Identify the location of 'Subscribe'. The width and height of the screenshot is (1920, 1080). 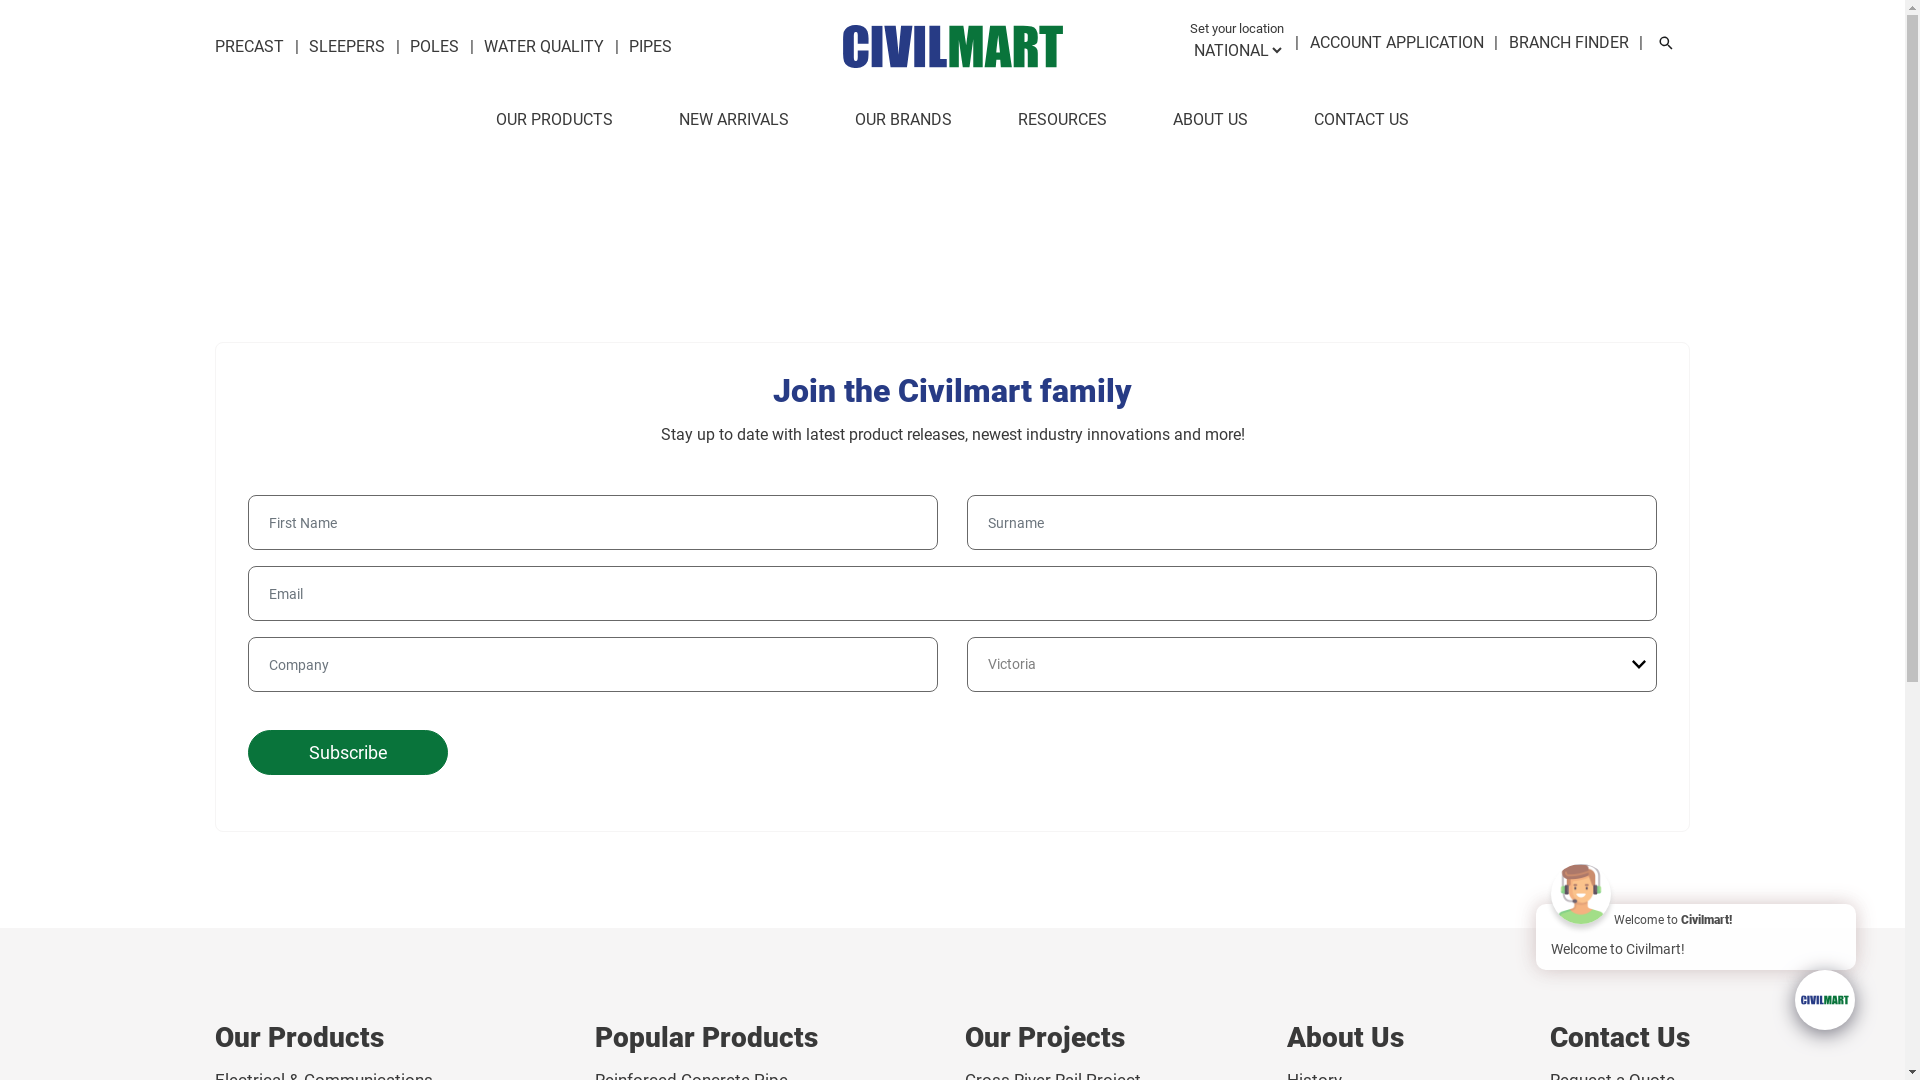
(348, 752).